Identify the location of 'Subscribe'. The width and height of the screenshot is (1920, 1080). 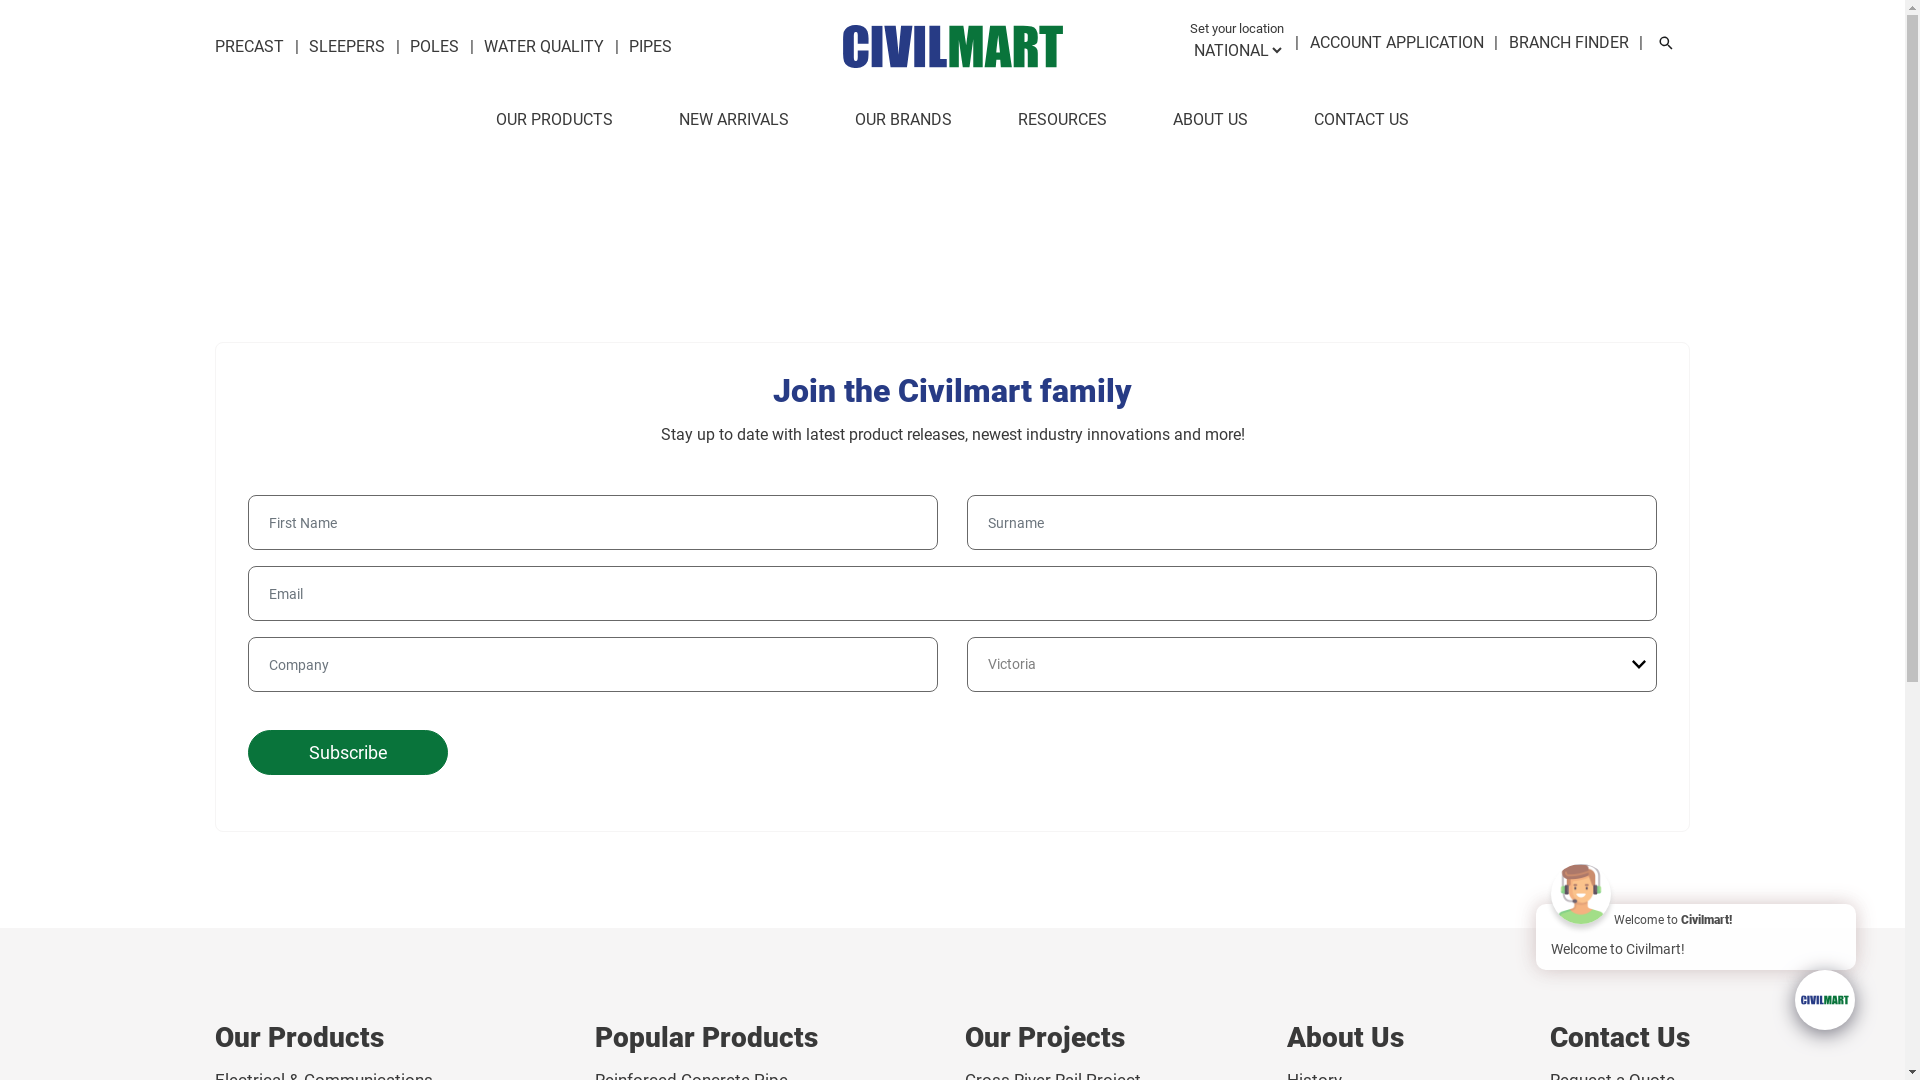
(348, 752).